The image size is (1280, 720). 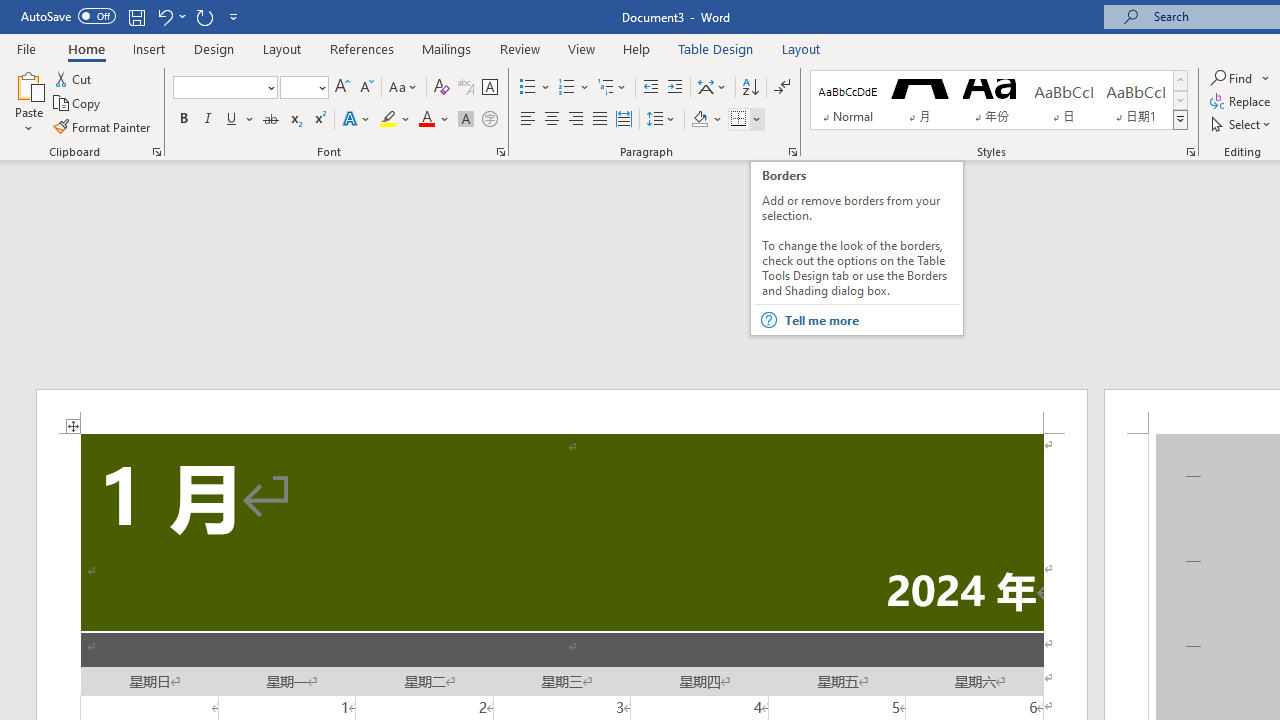 What do you see at coordinates (1180, 120) in the screenshot?
I see `'Styles'` at bounding box center [1180, 120].